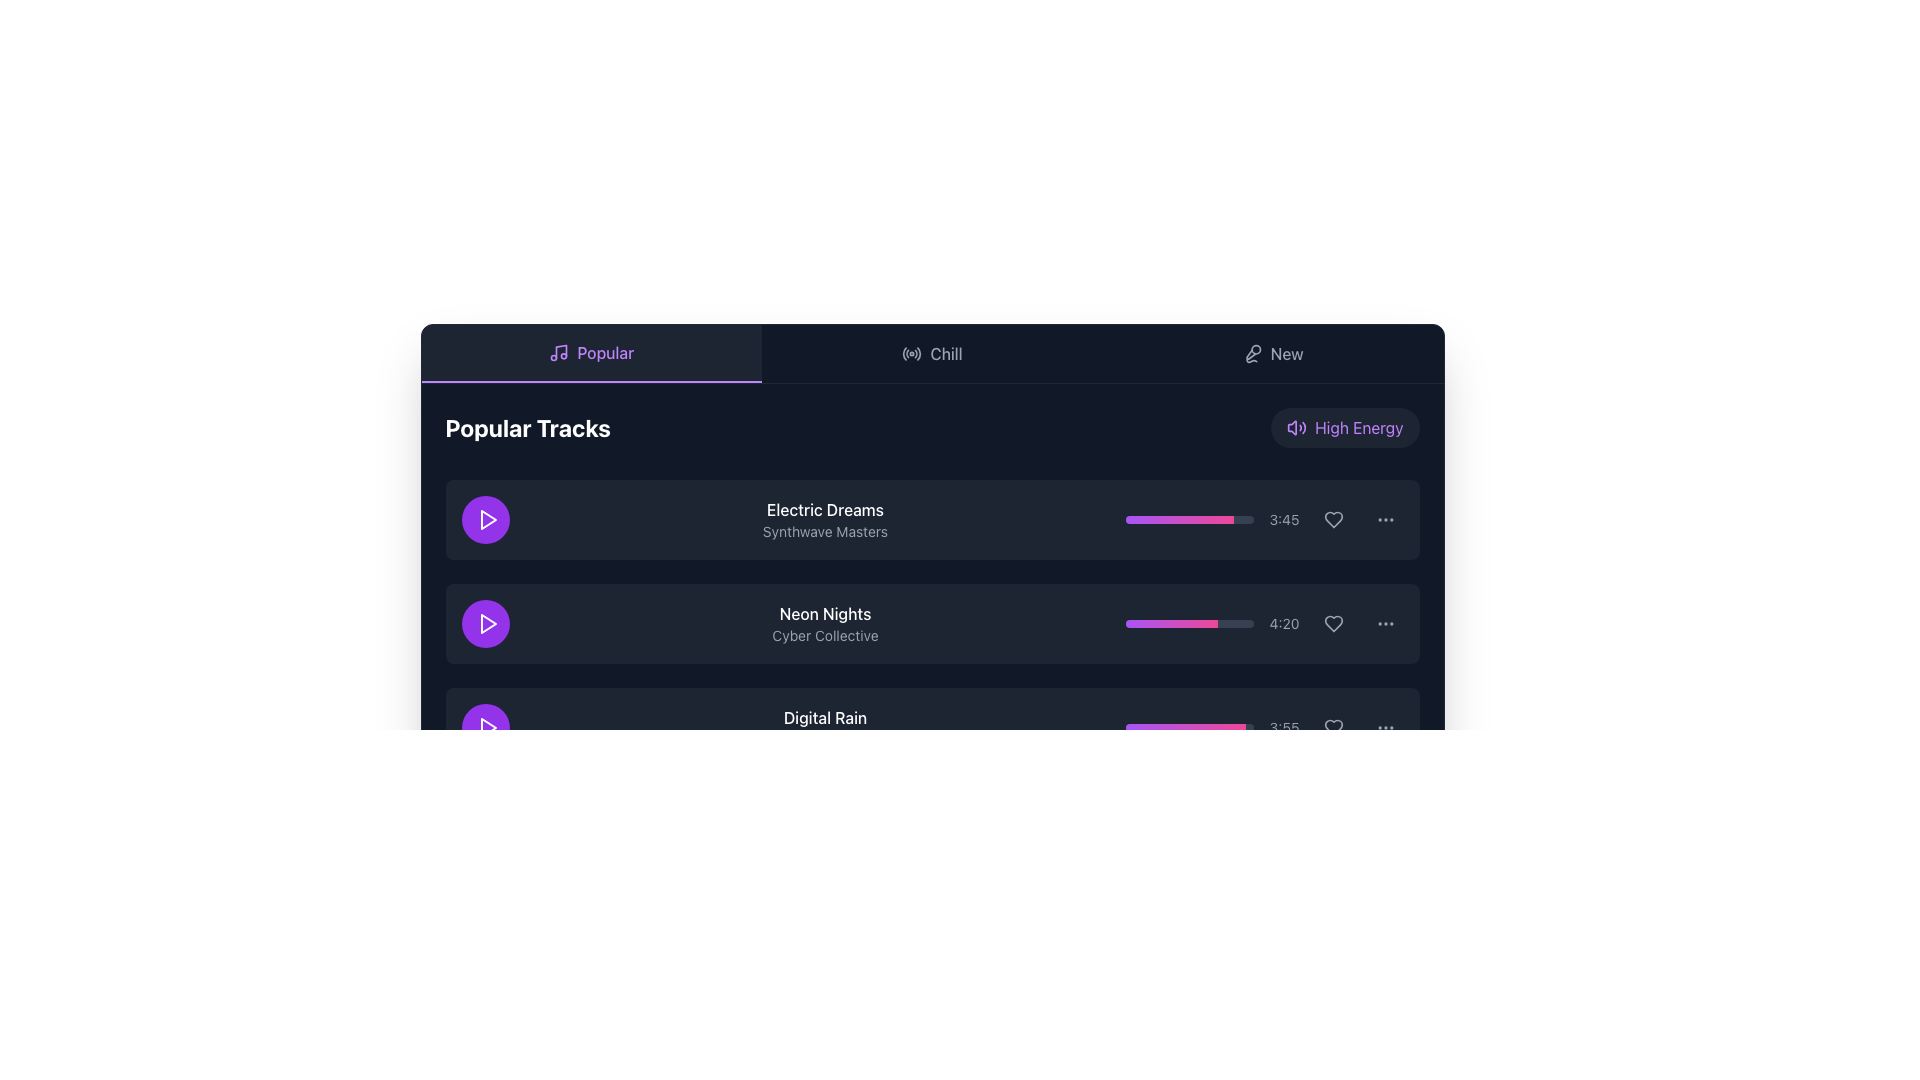  Describe the element at coordinates (604, 352) in the screenshot. I see `the 'Popular' text label, which is displayed in medium weight font and purple color within a dark rectangular background in the navigation section` at that location.